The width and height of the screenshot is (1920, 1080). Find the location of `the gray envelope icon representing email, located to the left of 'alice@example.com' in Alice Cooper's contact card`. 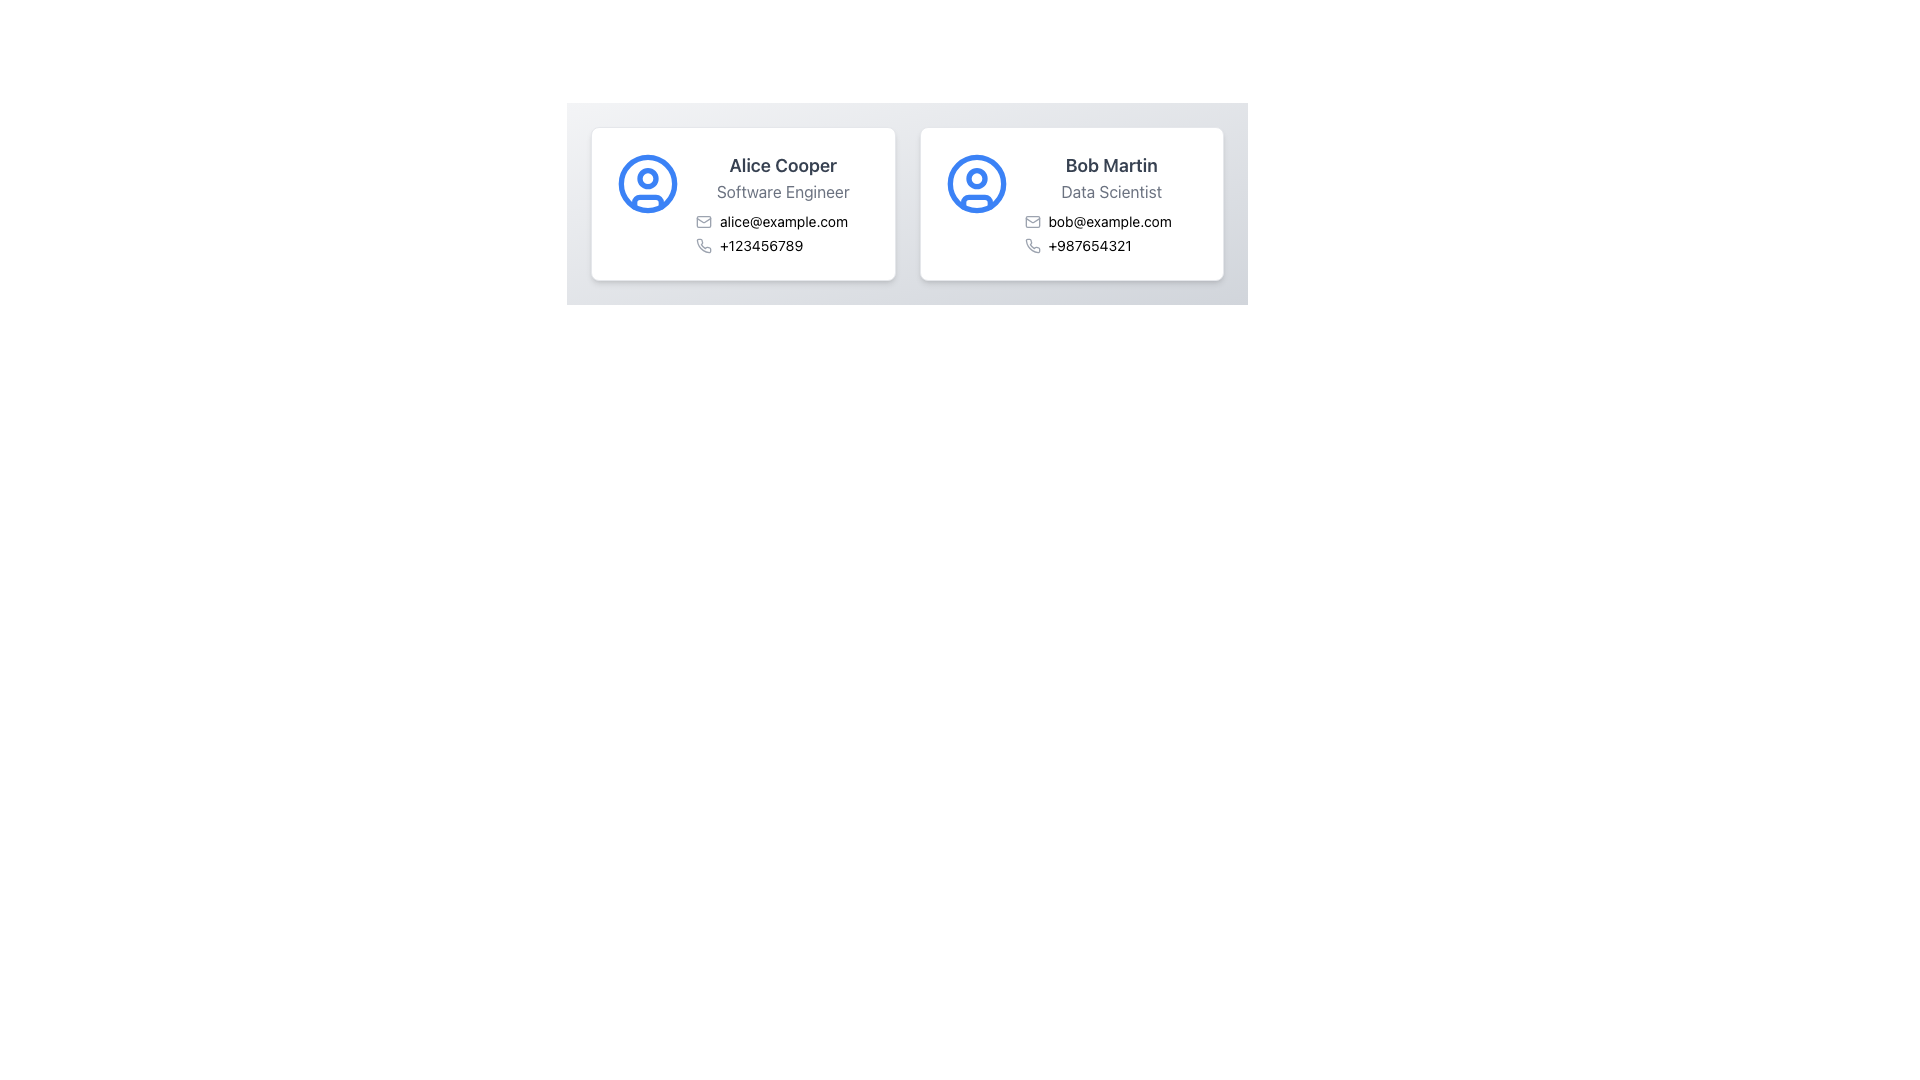

the gray envelope icon representing email, located to the left of 'alice@example.com' in Alice Cooper's contact card is located at coordinates (704, 222).